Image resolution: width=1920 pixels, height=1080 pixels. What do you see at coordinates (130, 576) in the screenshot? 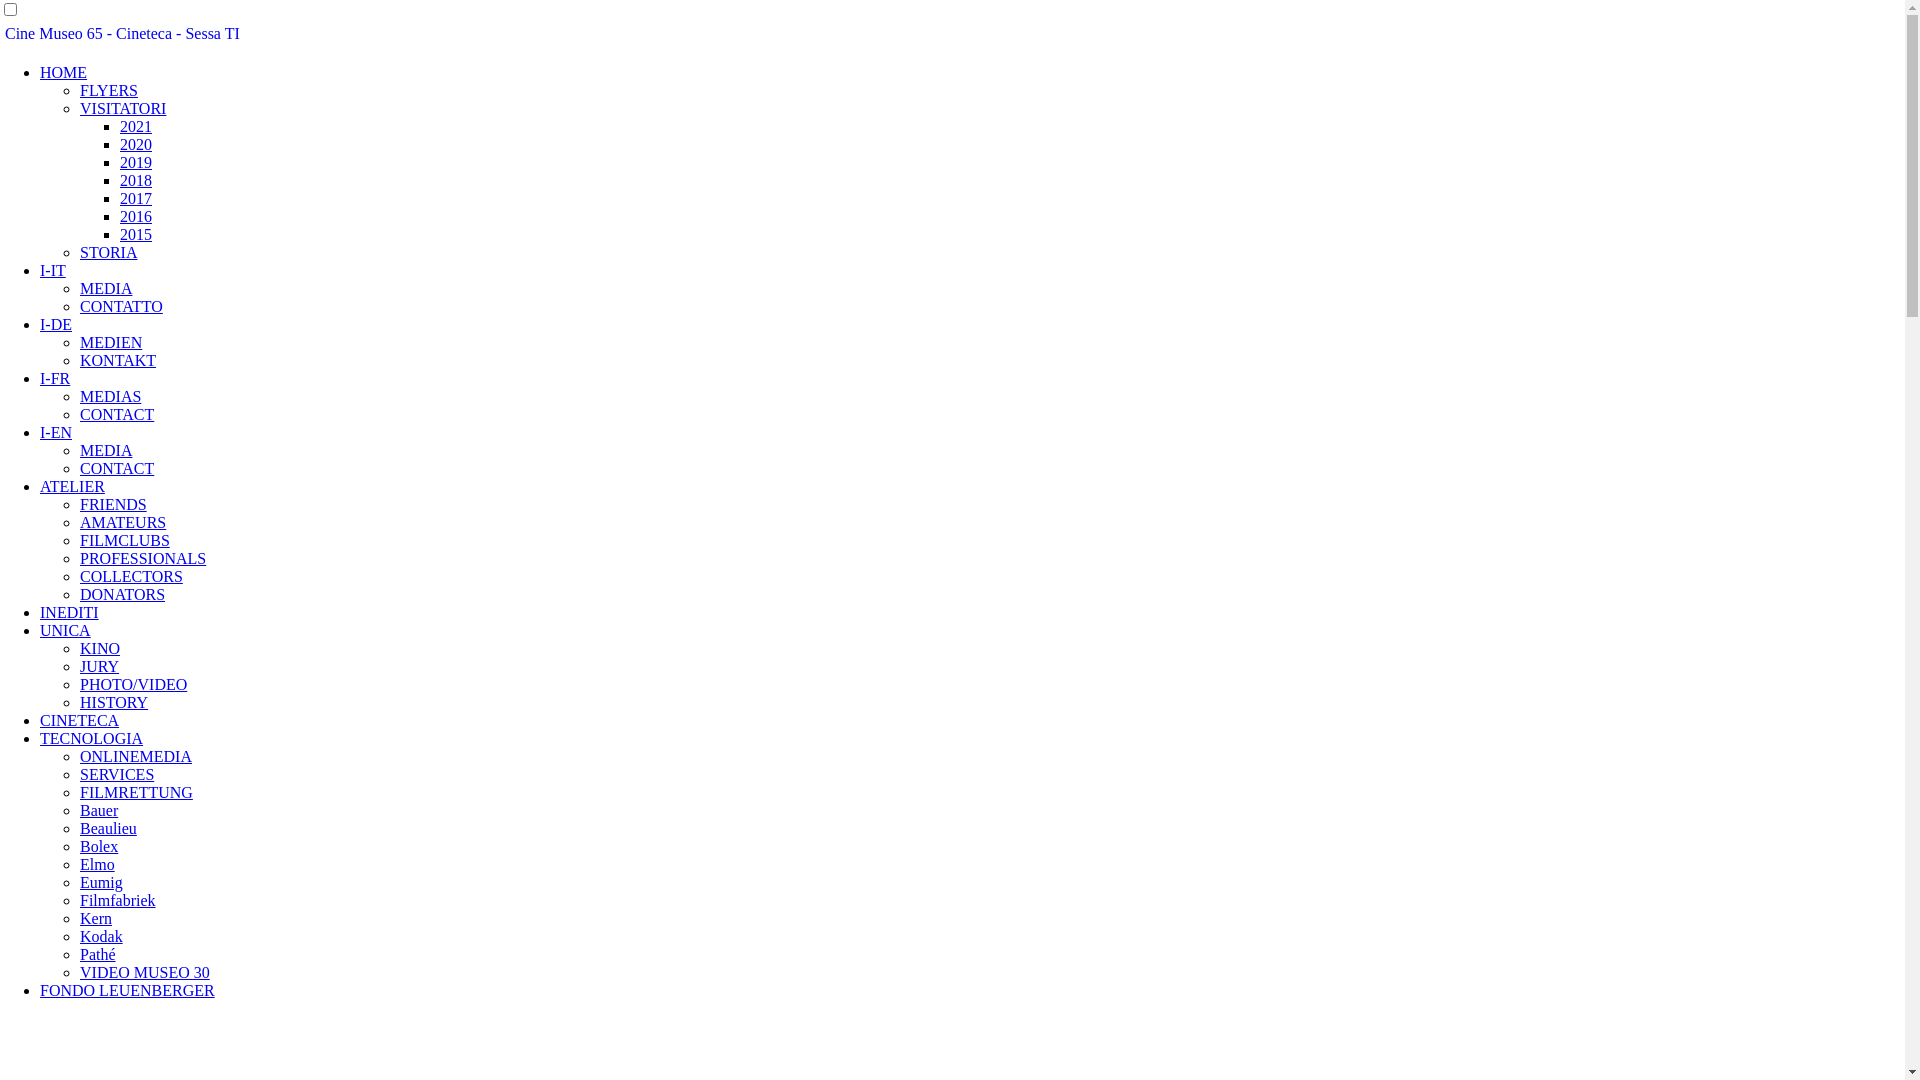
I see `'COLLECTORS'` at bounding box center [130, 576].